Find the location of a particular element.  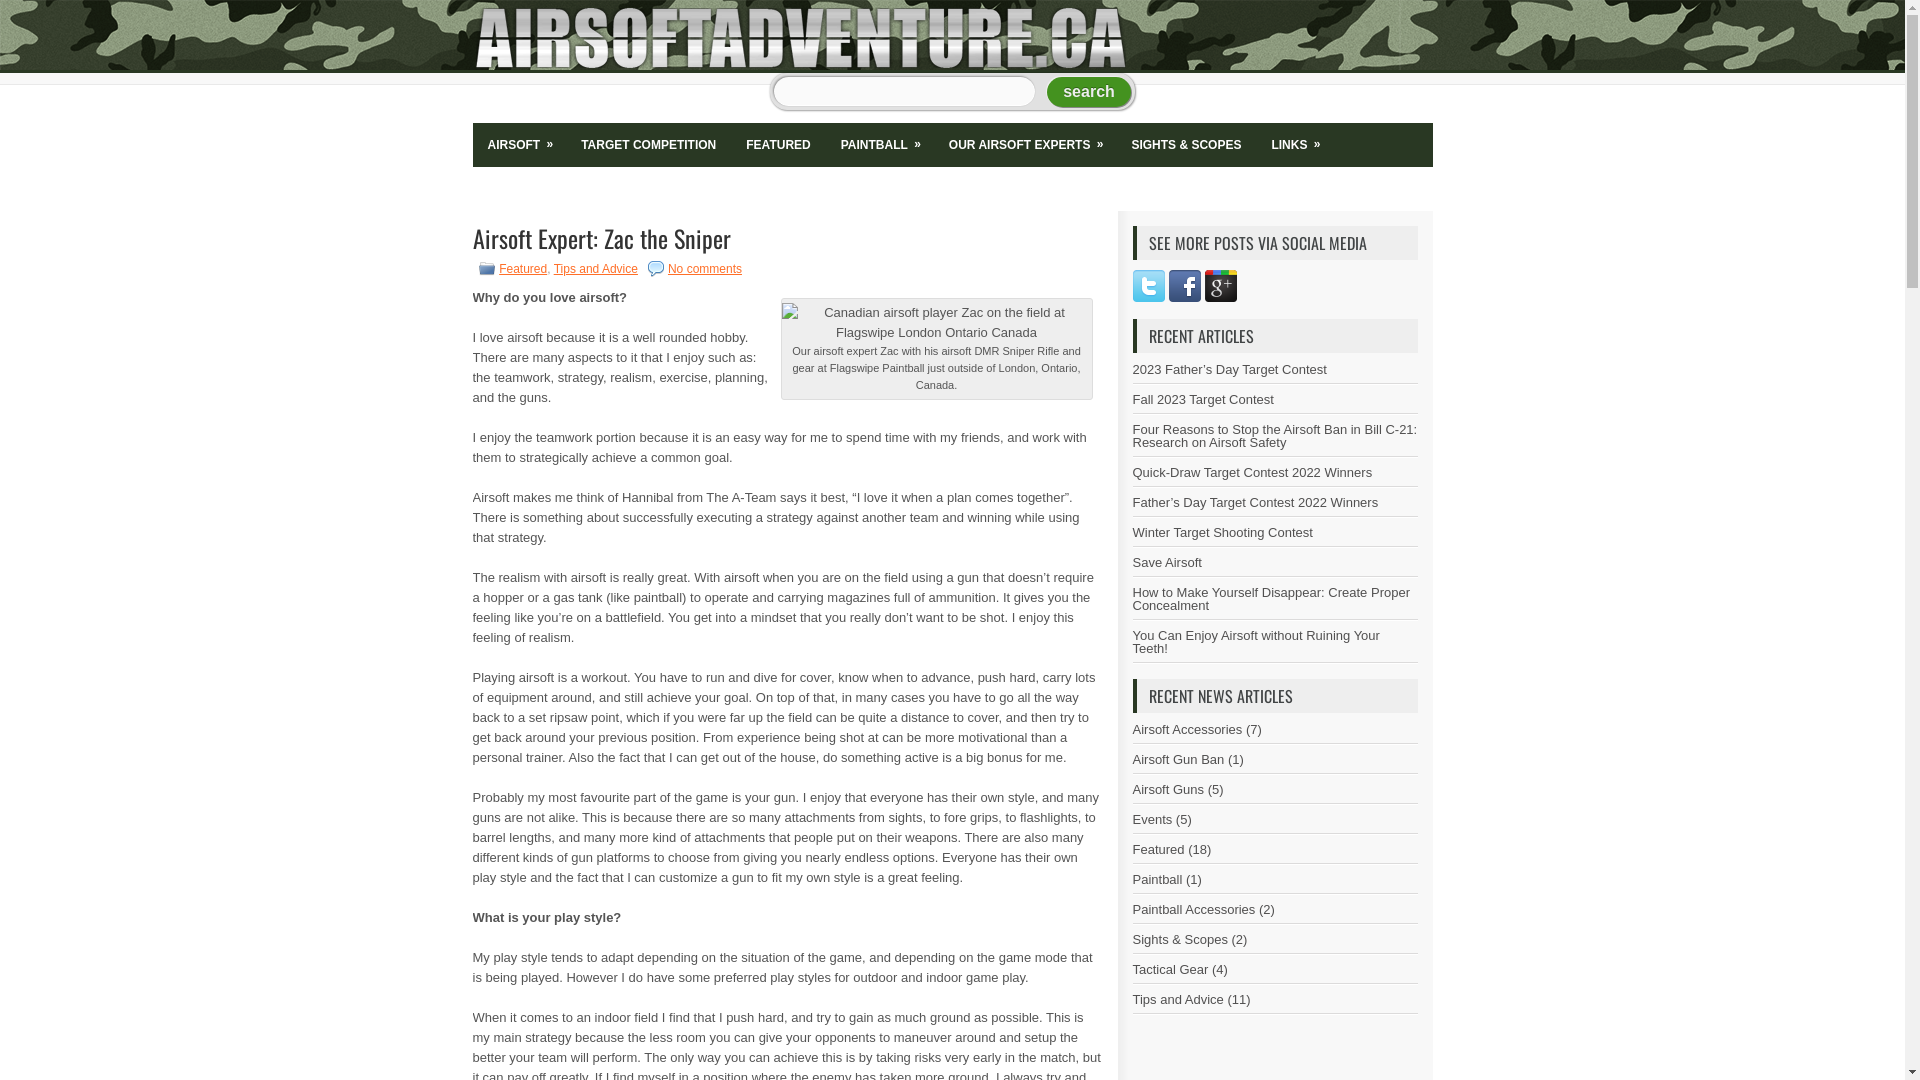

'Airsoft Accessories' is located at coordinates (1186, 729).